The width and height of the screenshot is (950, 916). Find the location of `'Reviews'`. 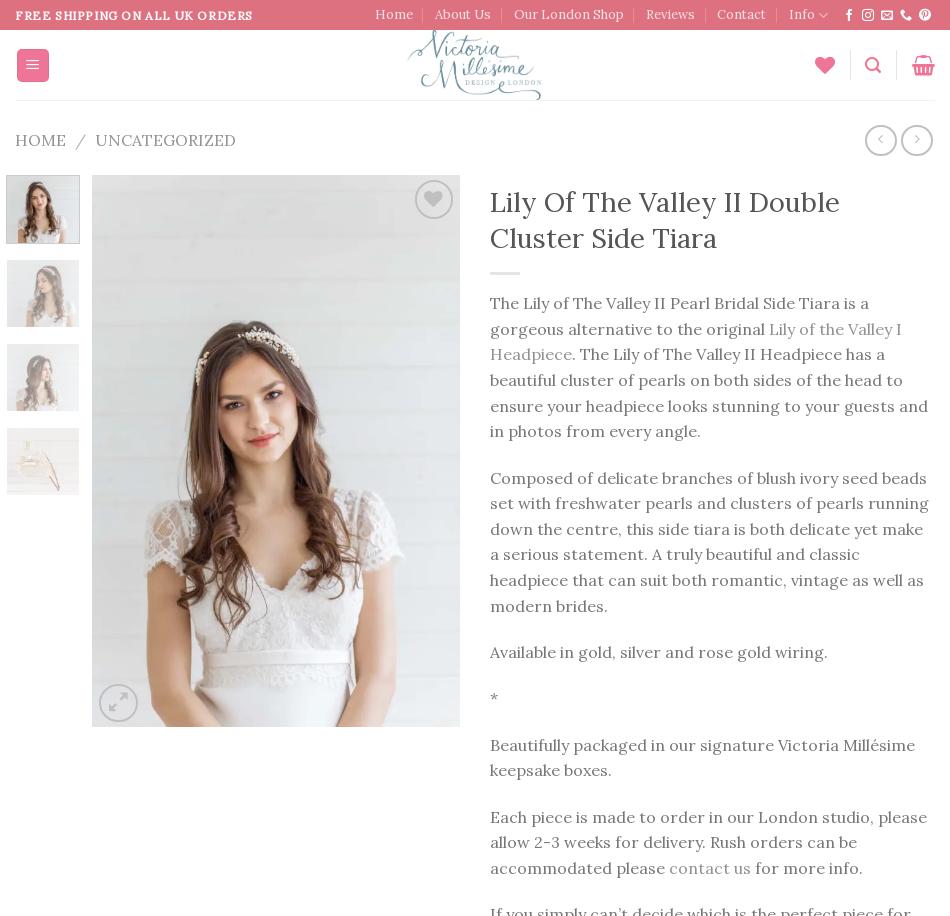

'Reviews' is located at coordinates (669, 14).